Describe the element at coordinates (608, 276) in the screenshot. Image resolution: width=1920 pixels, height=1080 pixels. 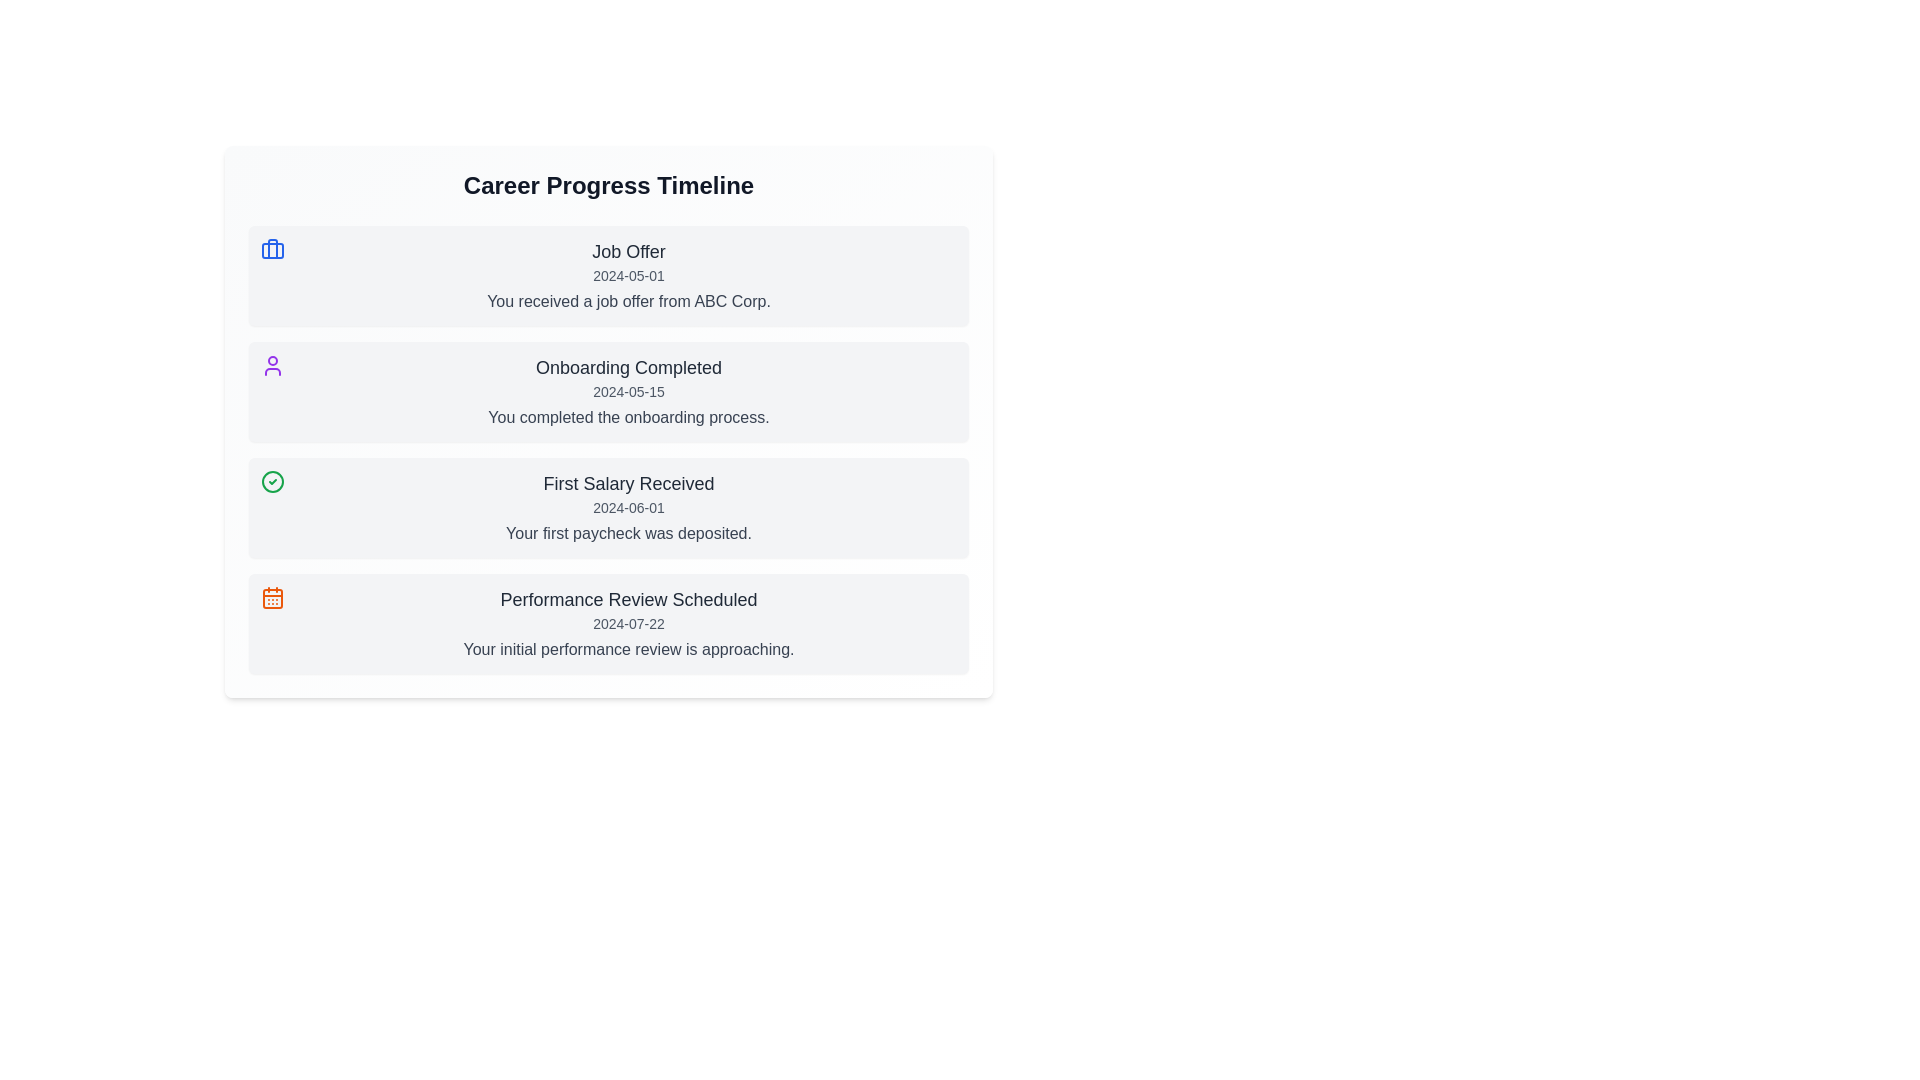
I see `the first list item in the 'Career Progress Timeline' section which displays information about receiving a job offer from ABC Corp` at that location.